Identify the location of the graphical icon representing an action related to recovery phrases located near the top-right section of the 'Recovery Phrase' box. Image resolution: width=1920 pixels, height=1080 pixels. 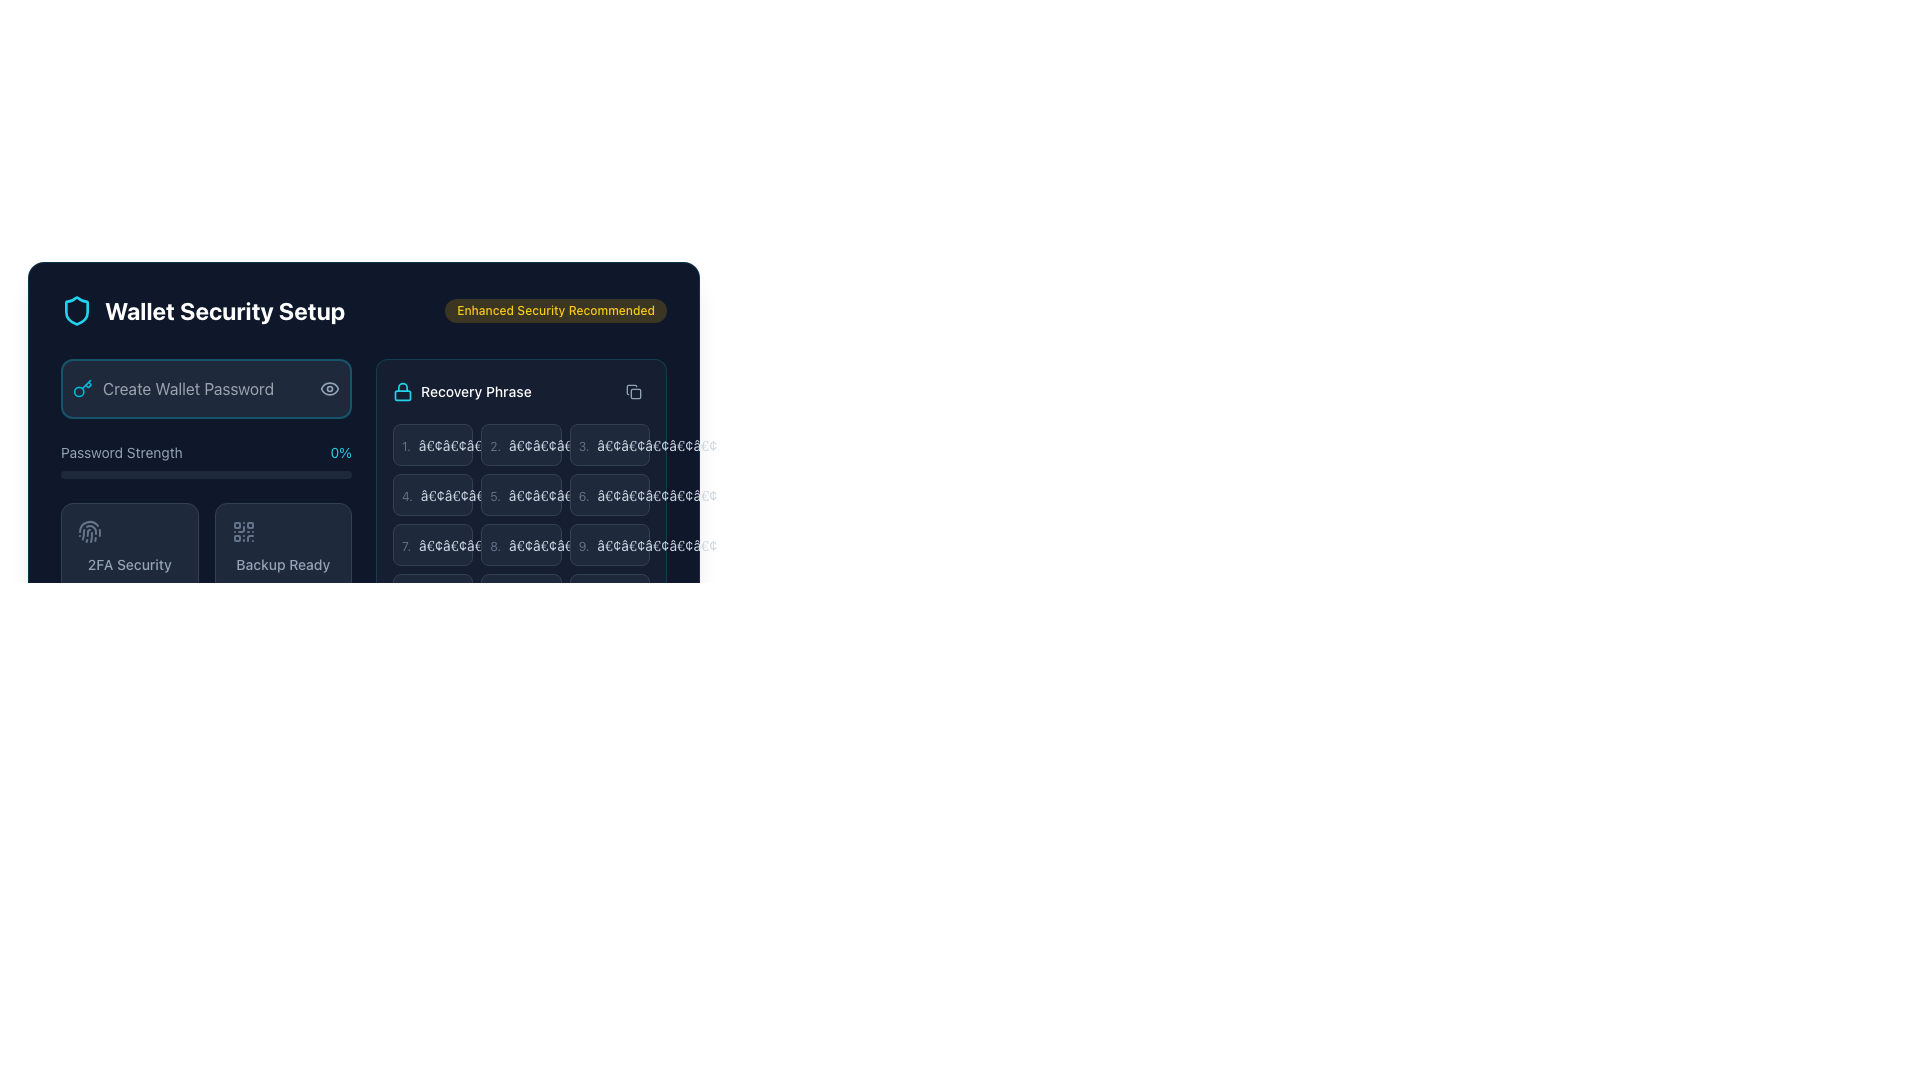
(634, 393).